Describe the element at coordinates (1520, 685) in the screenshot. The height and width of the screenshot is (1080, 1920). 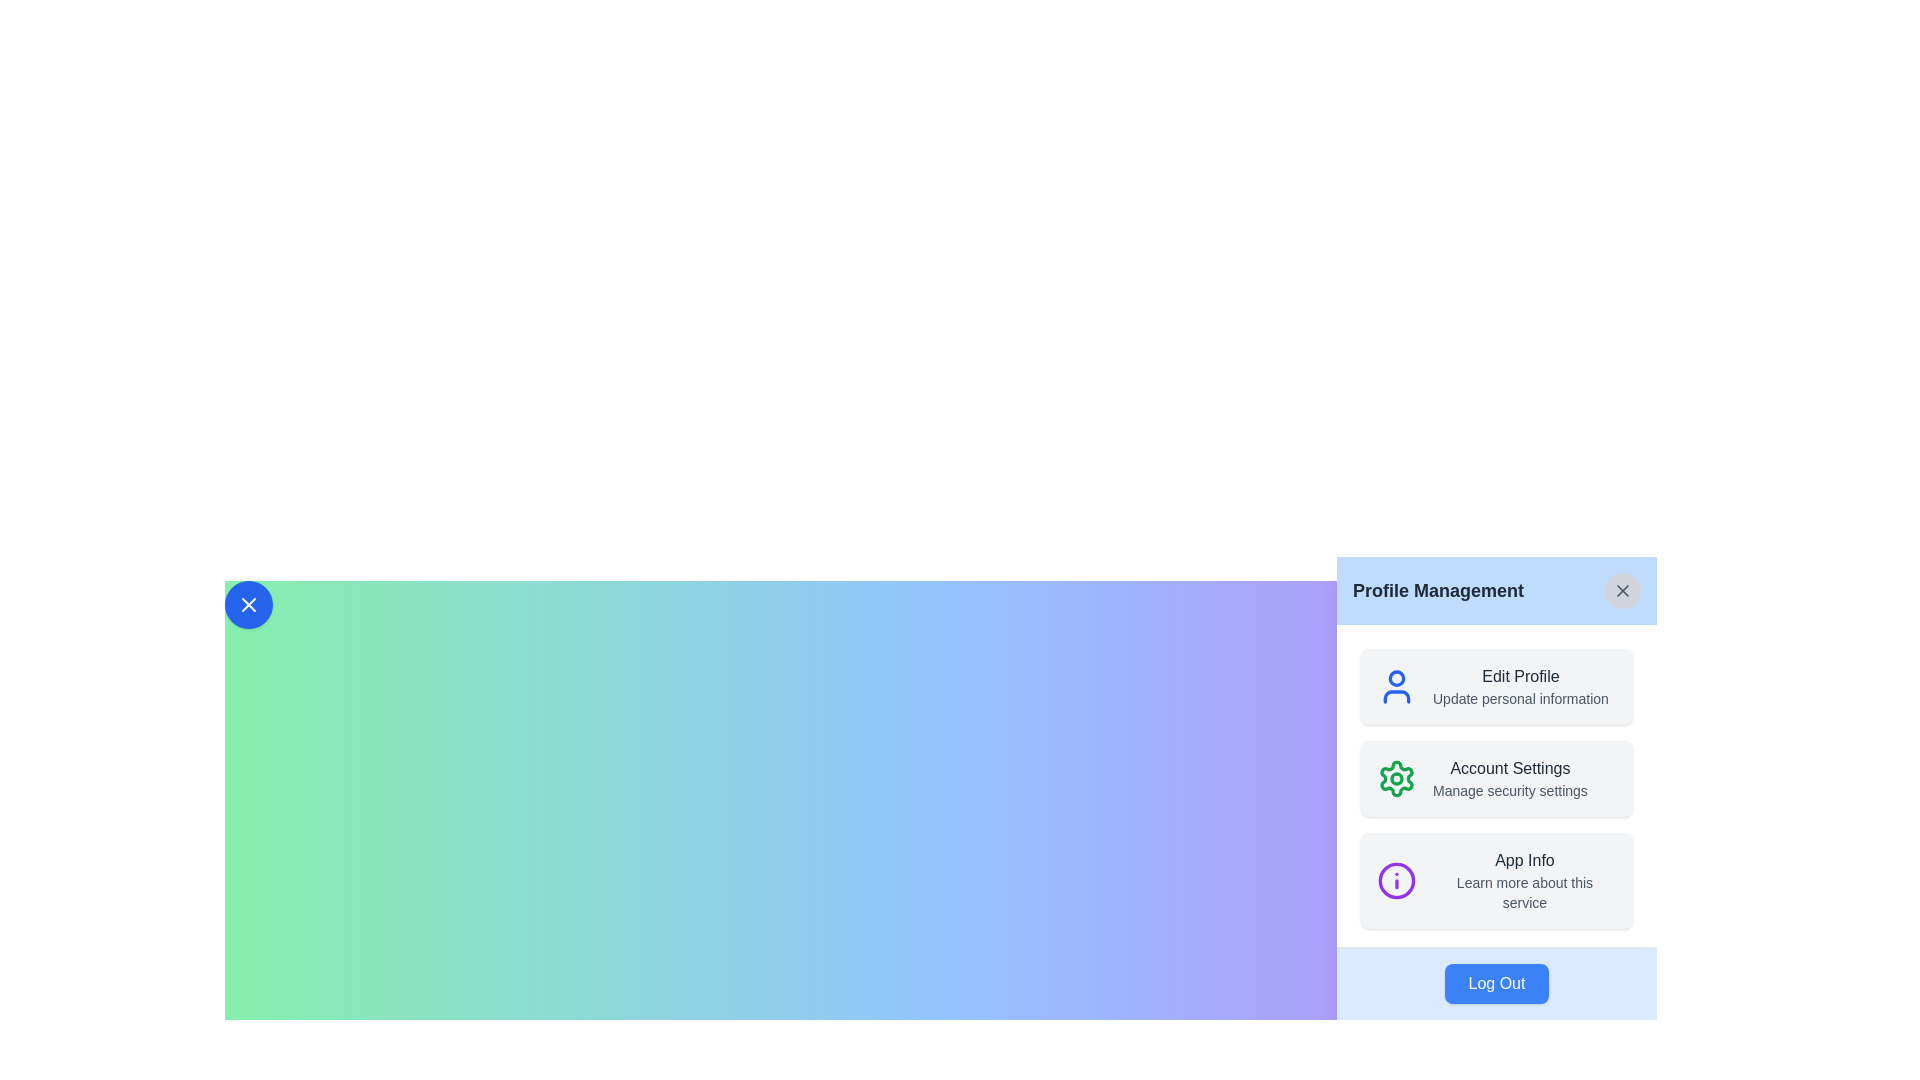
I see `the profile edit interface element located under the avatar icon in the 'Profile Management' menu` at that location.